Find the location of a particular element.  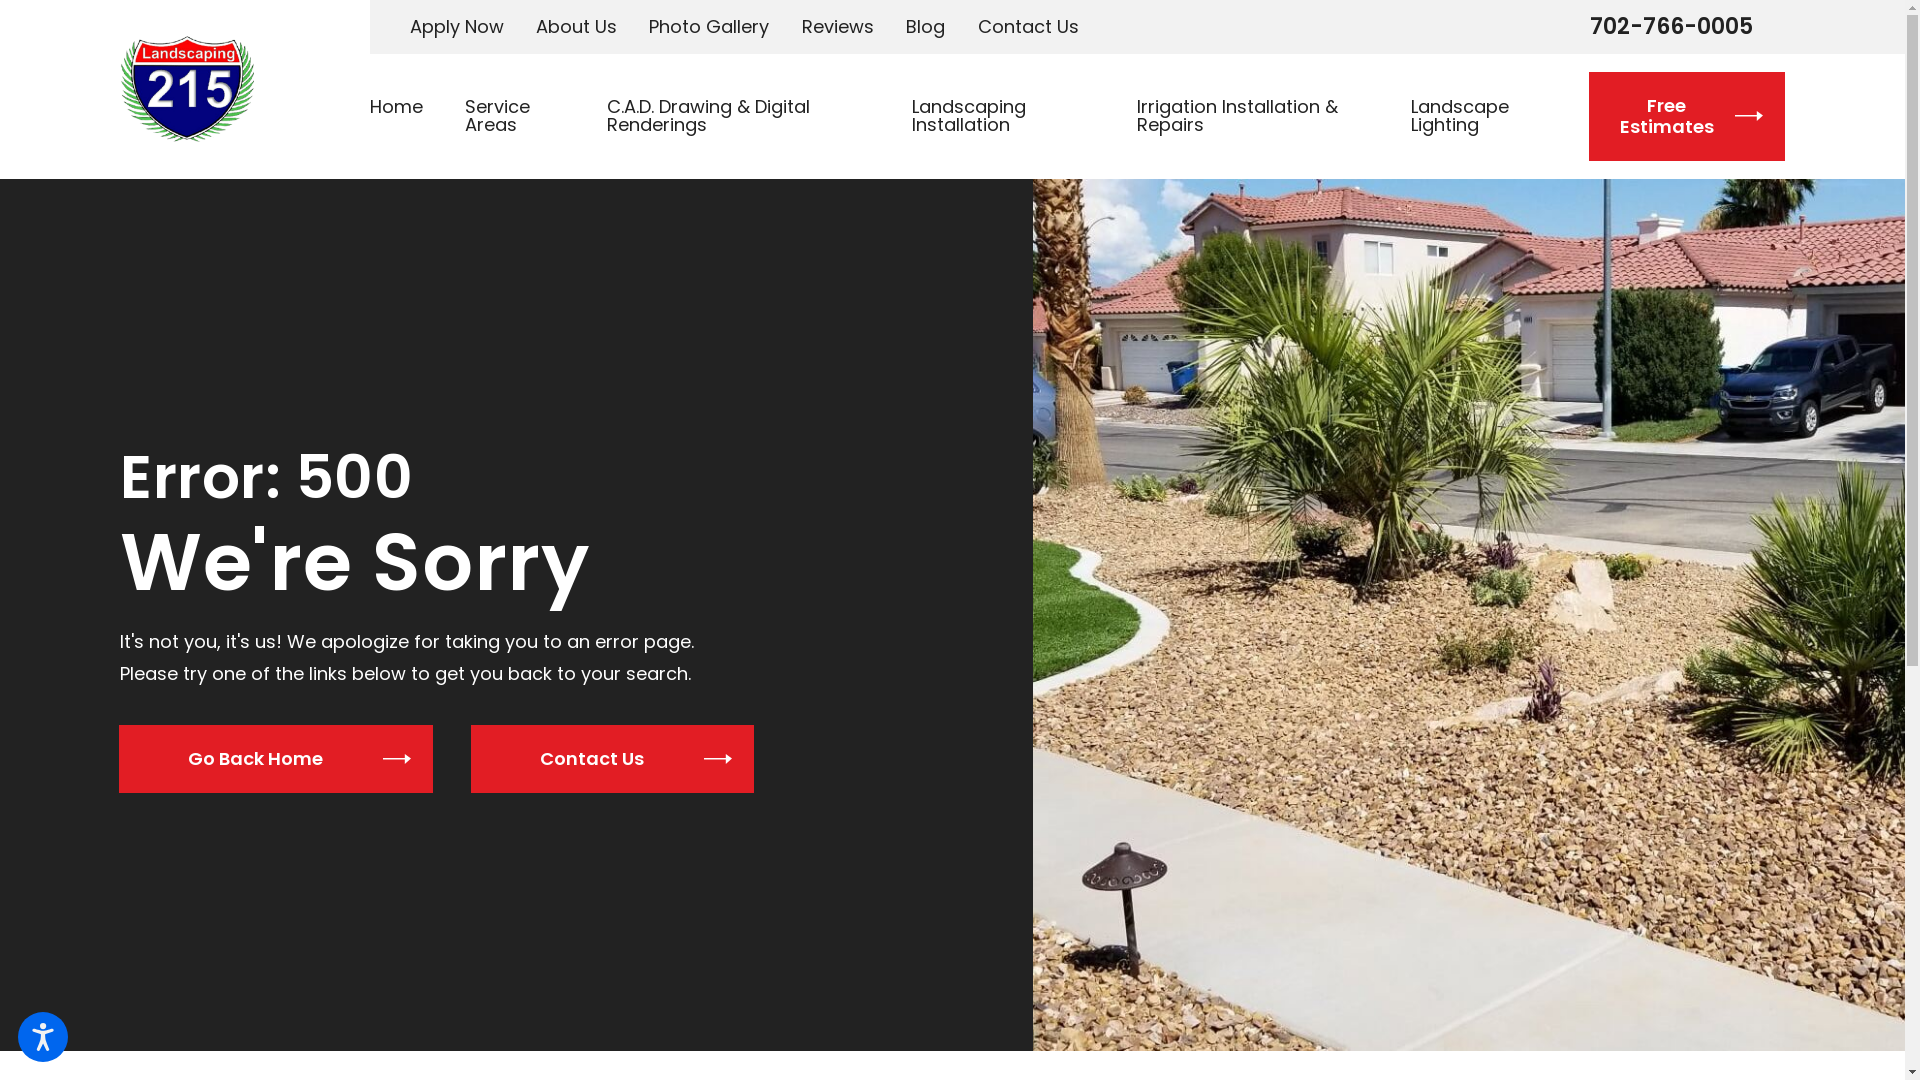

'Photo Gallery' is located at coordinates (709, 26).